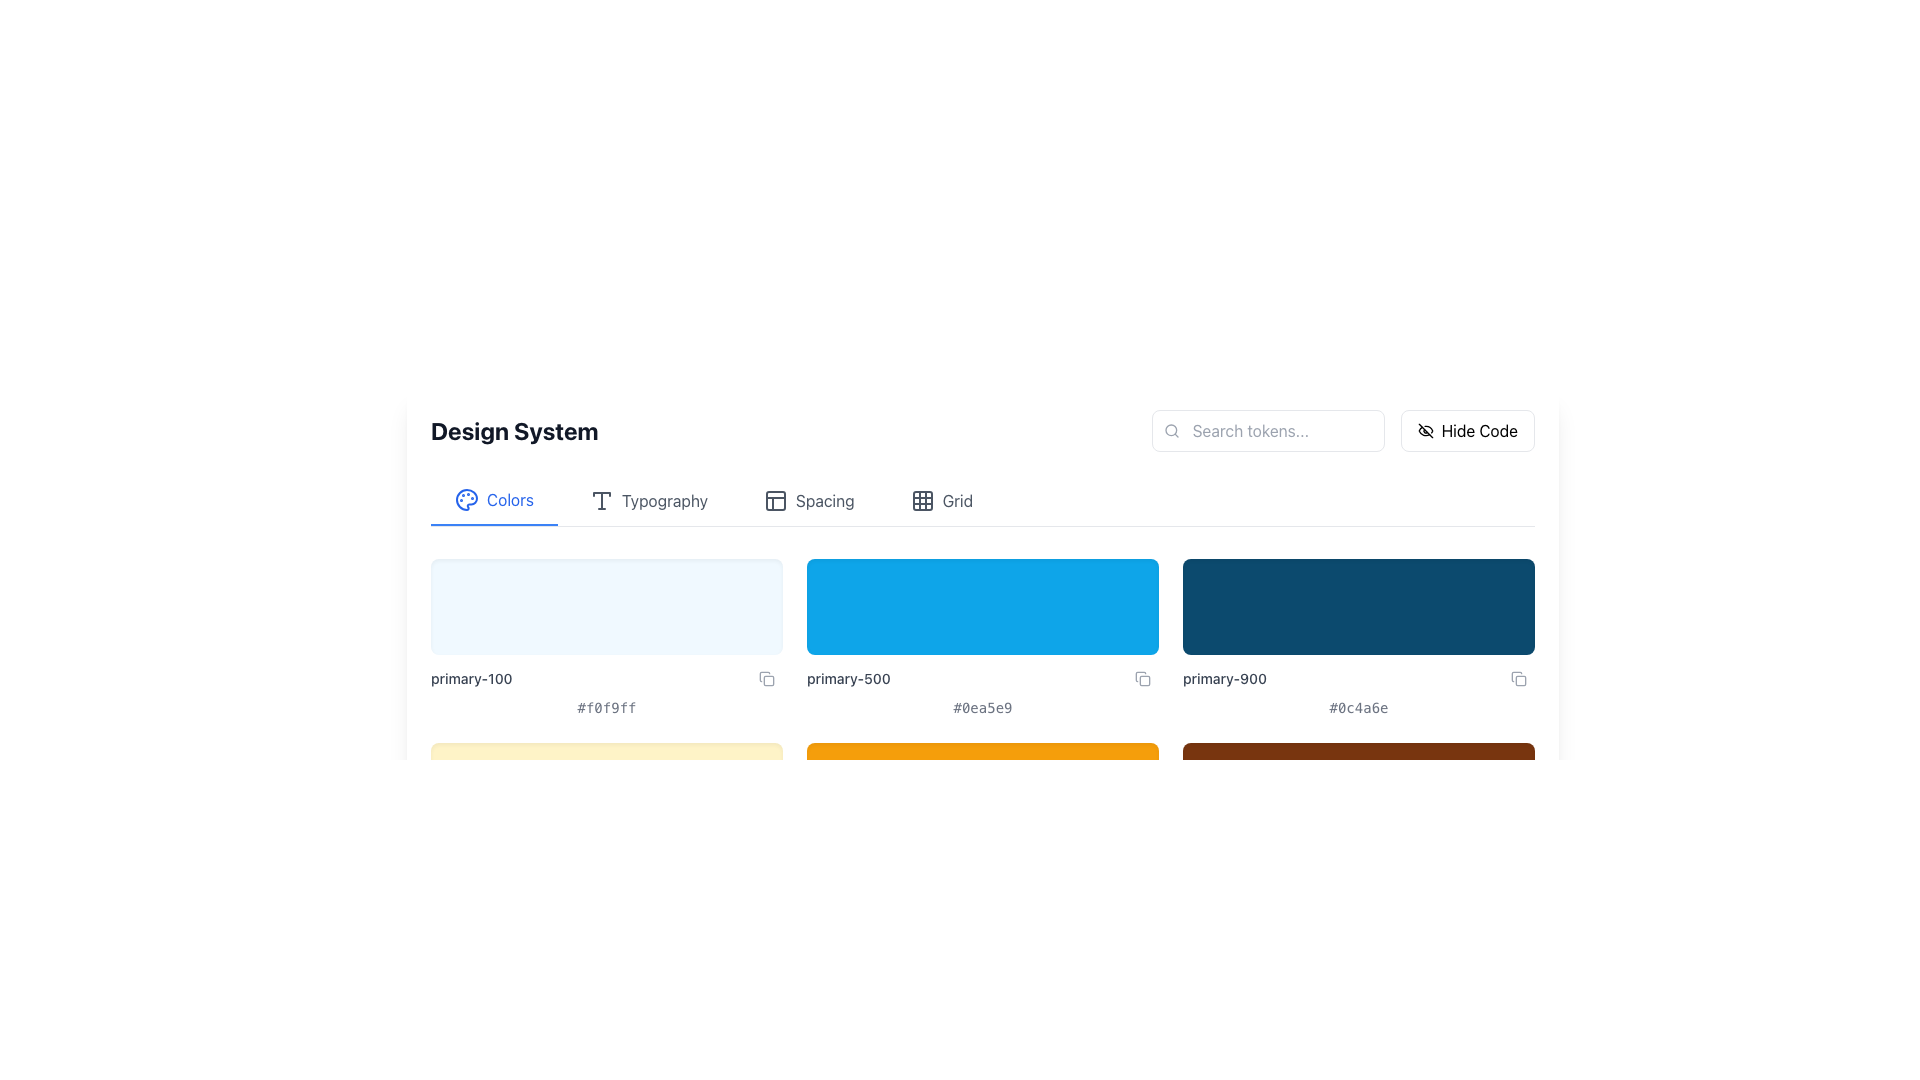 This screenshot has height=1080, width=1920. I want to click on the grid icon located in the top-right area of the interface within the navigation bar, so click(921, 500).